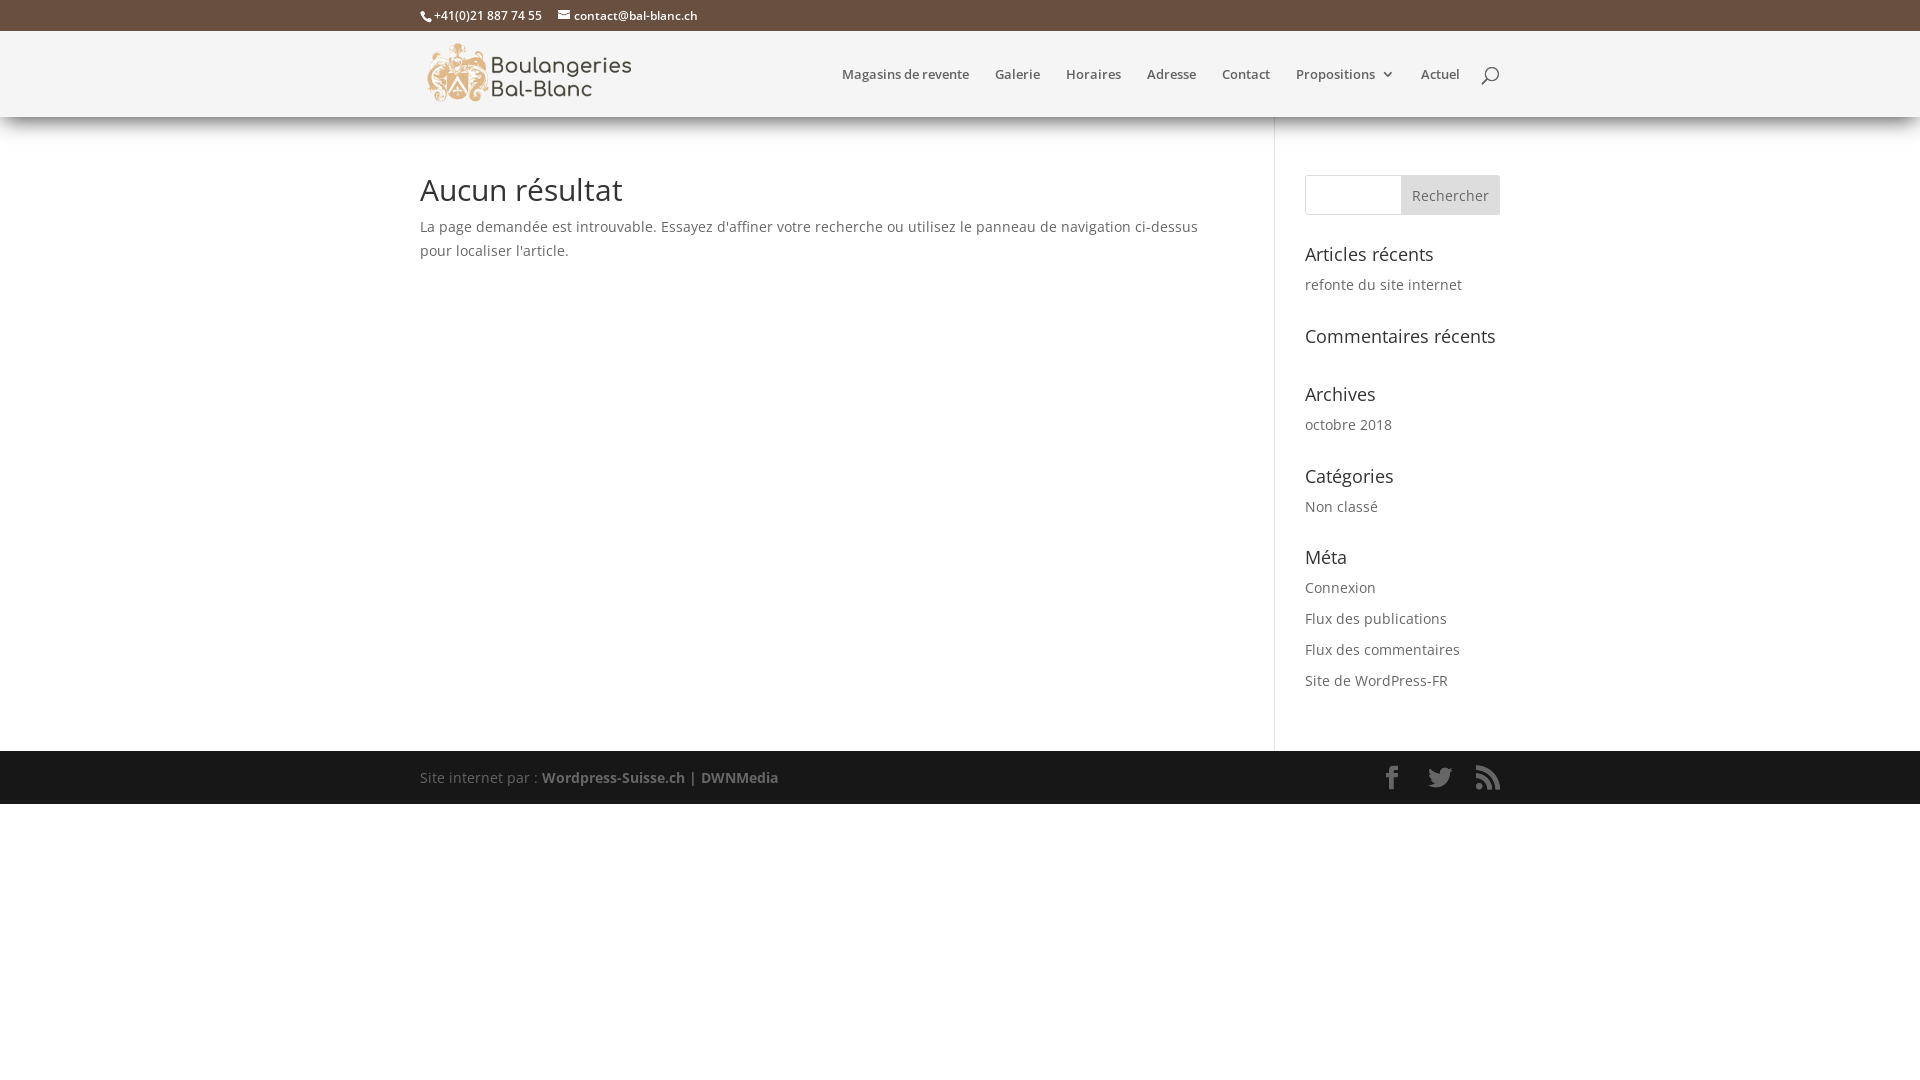  I want to click on 'Actuel', so click(1440, 92).